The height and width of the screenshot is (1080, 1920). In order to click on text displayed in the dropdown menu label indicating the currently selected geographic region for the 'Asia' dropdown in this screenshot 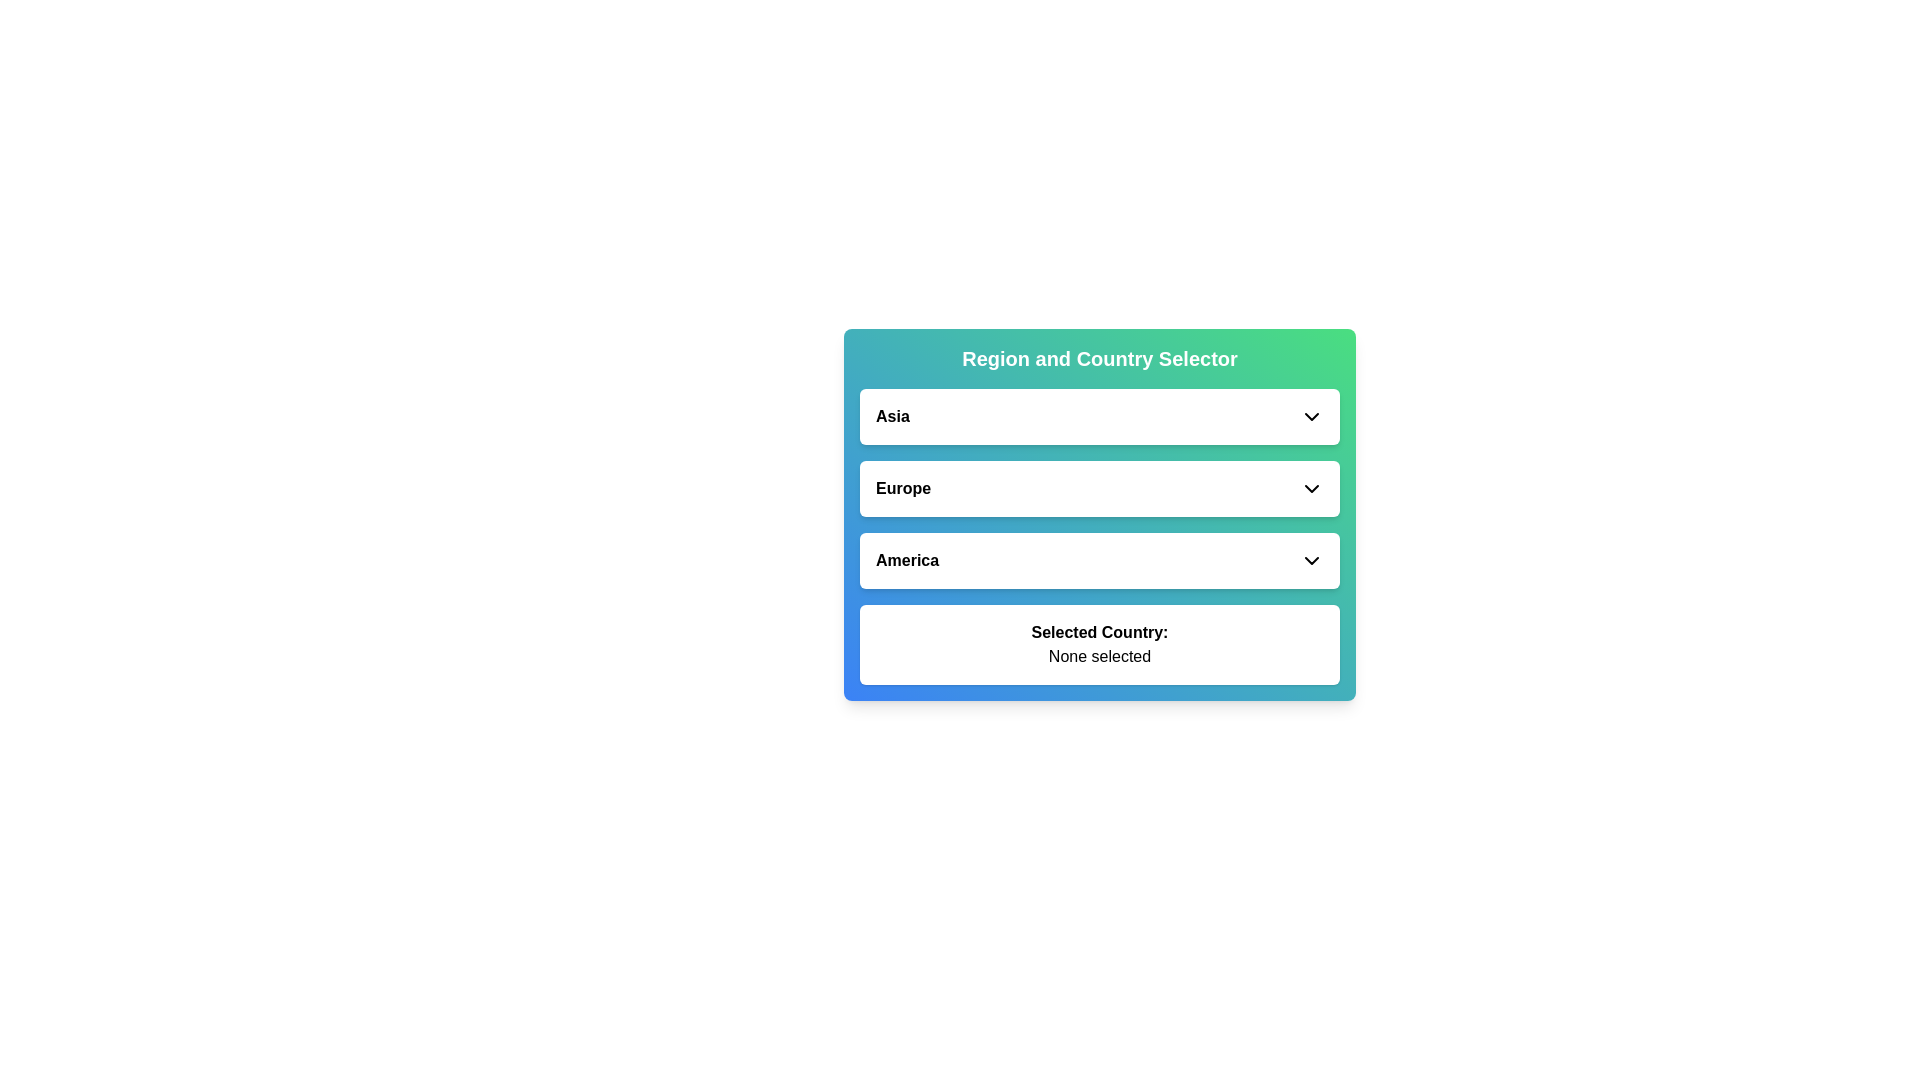, I will do `click(891, 415)`.